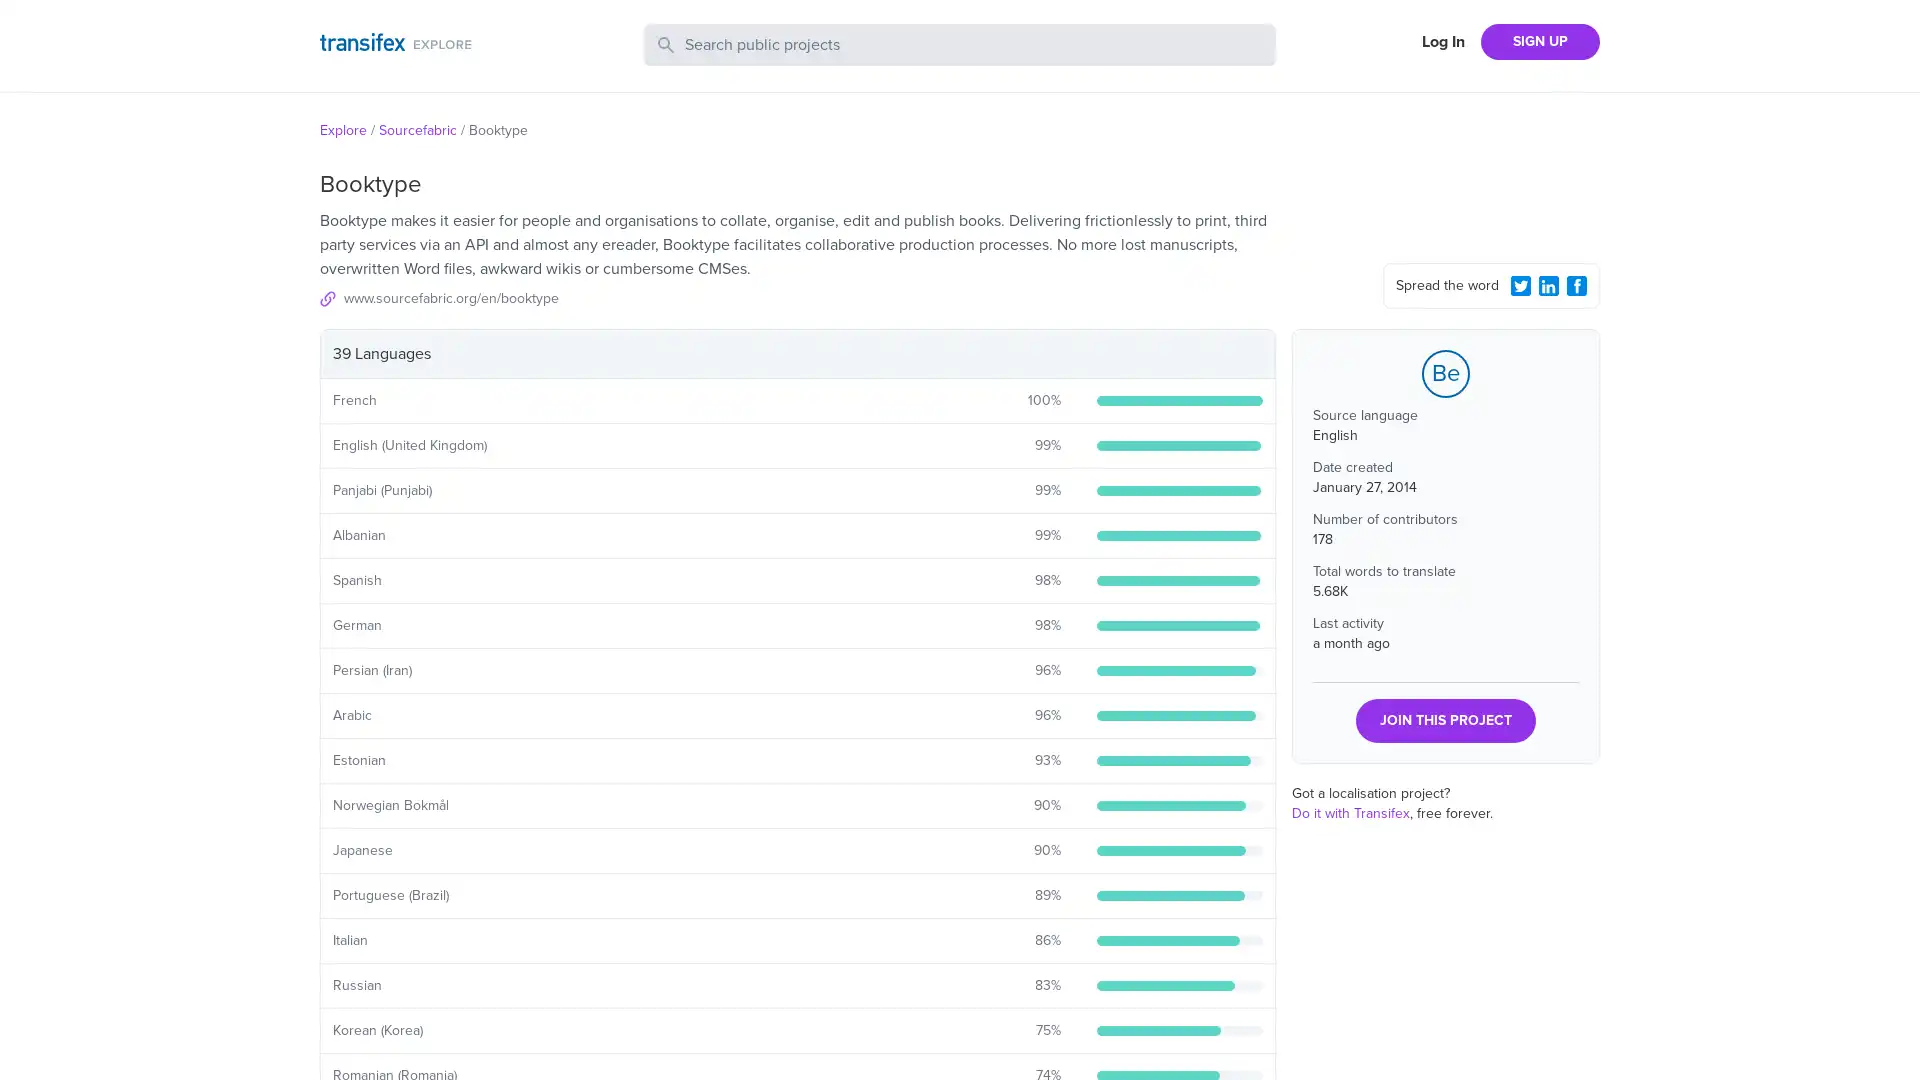  I want to click on Twitter Share, so click(1520, 285).